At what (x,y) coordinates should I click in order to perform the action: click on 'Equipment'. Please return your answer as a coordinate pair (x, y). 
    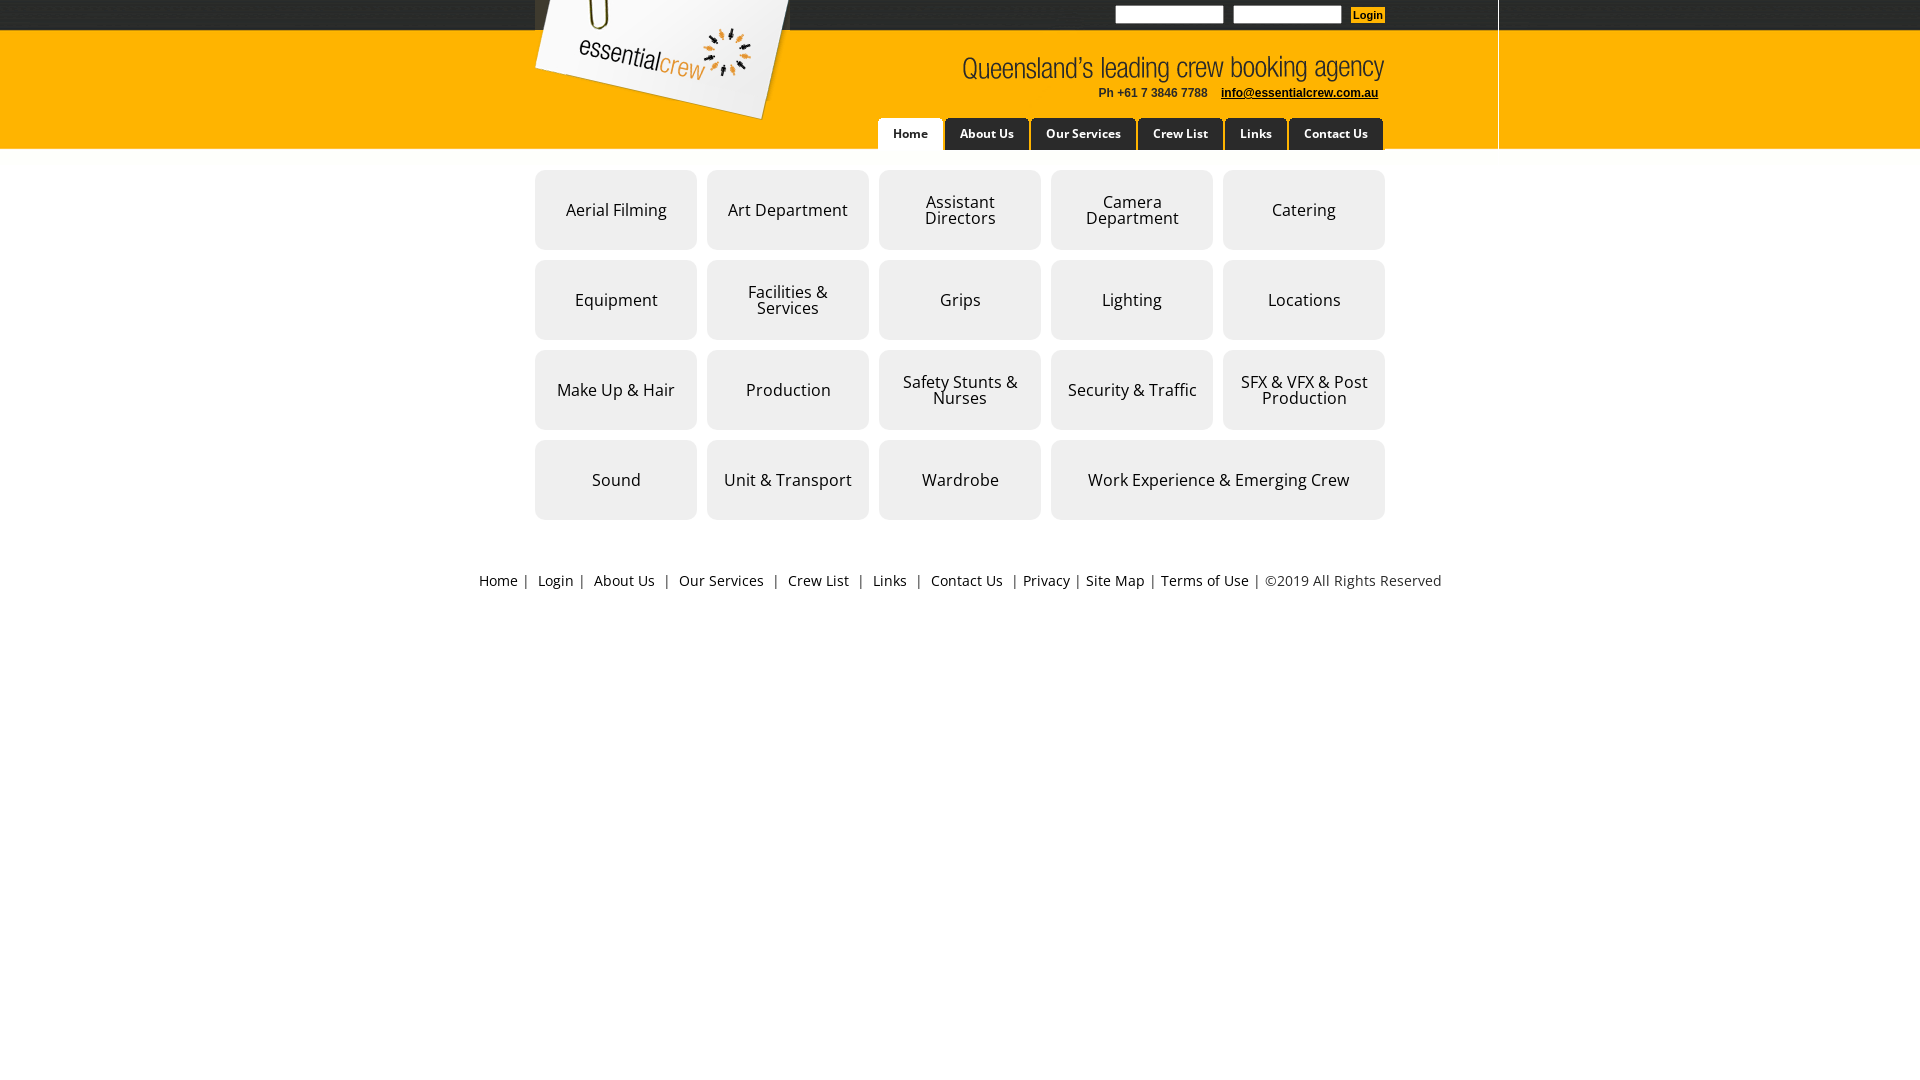
    Looking at the image, I should click on (614, 300).